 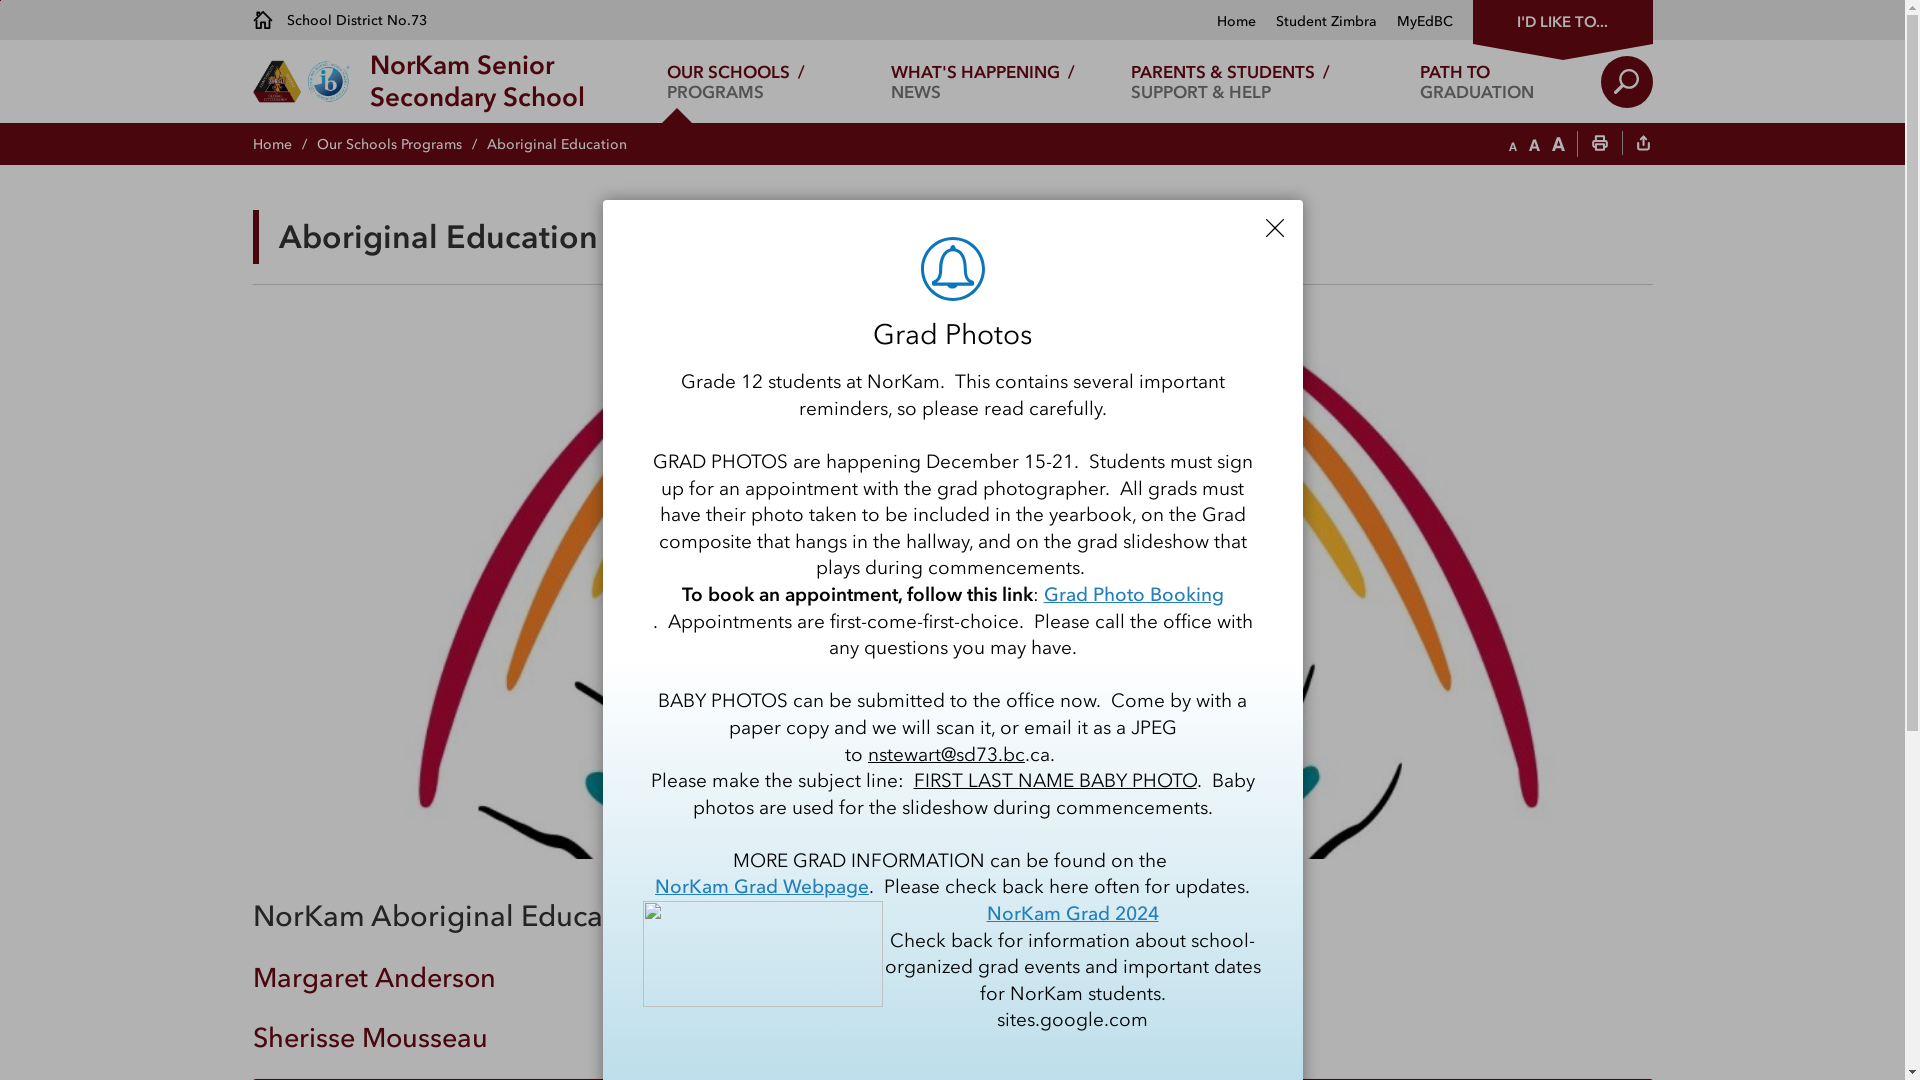 What do you see at coordinates (1413, 21) in the screenshot?
I see `'MyEdBC'` at bounding box center [1413, 21].